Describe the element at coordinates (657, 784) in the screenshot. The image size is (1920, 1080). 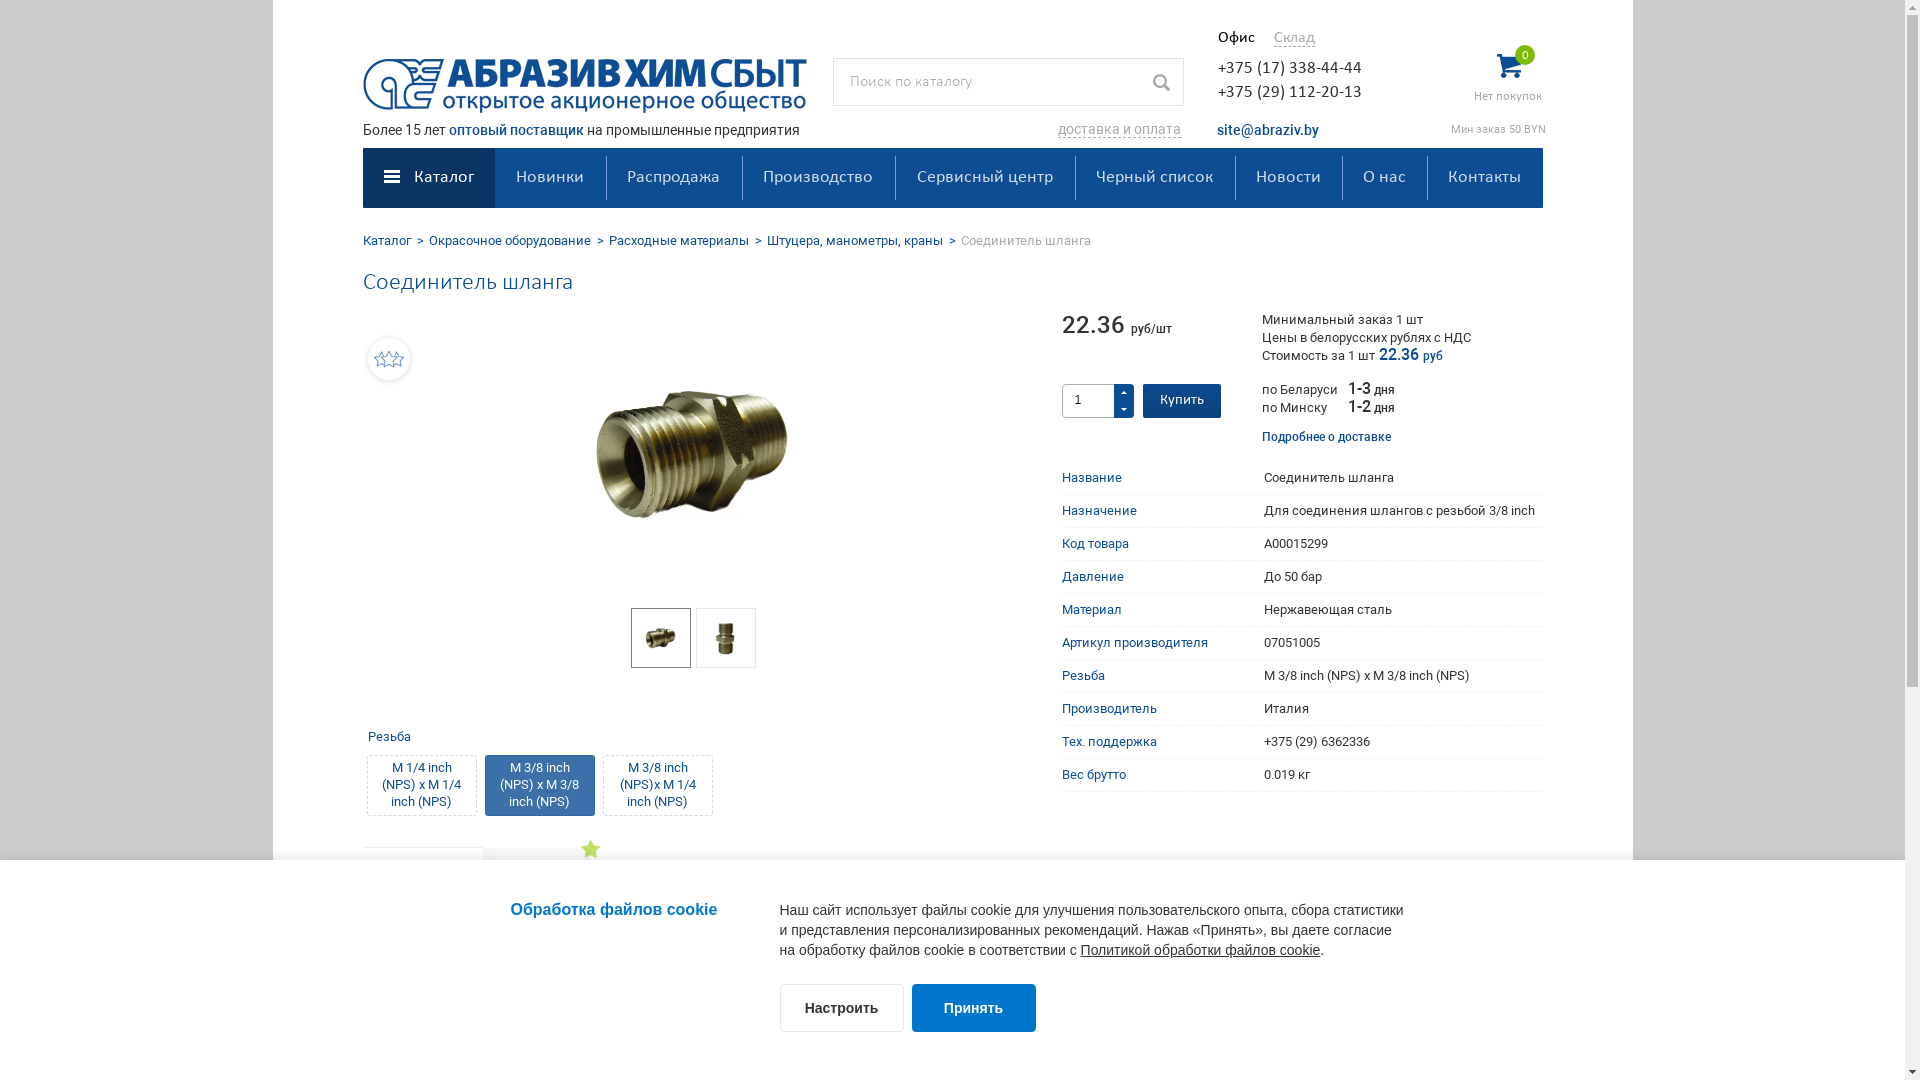
I see `'M 3/8 inch (NPS)x M 1/4 inch (NPS)'` at that location.